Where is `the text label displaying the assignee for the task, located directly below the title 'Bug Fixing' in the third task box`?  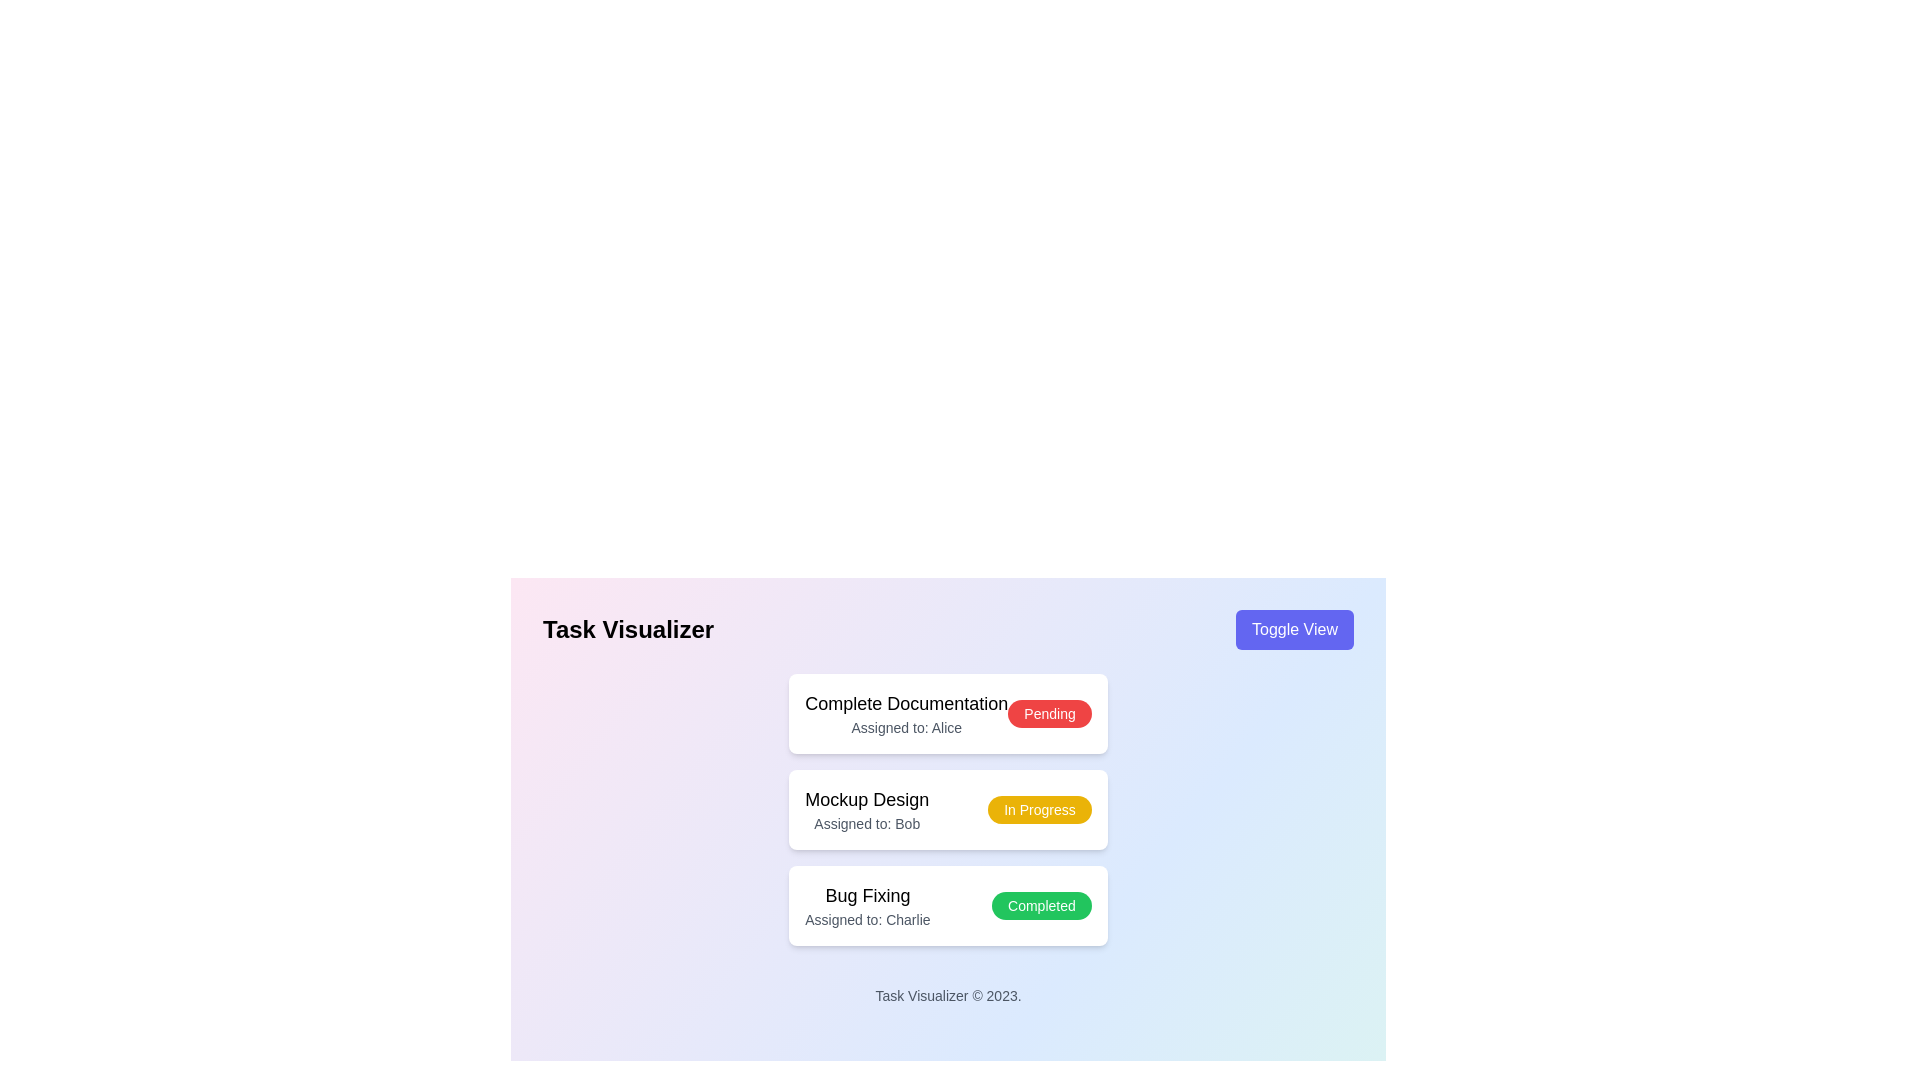
the text label displaying the assignee for the task, located directly below the title 'Bug Fixing' in the third task box is located at coordinates (867, 920).